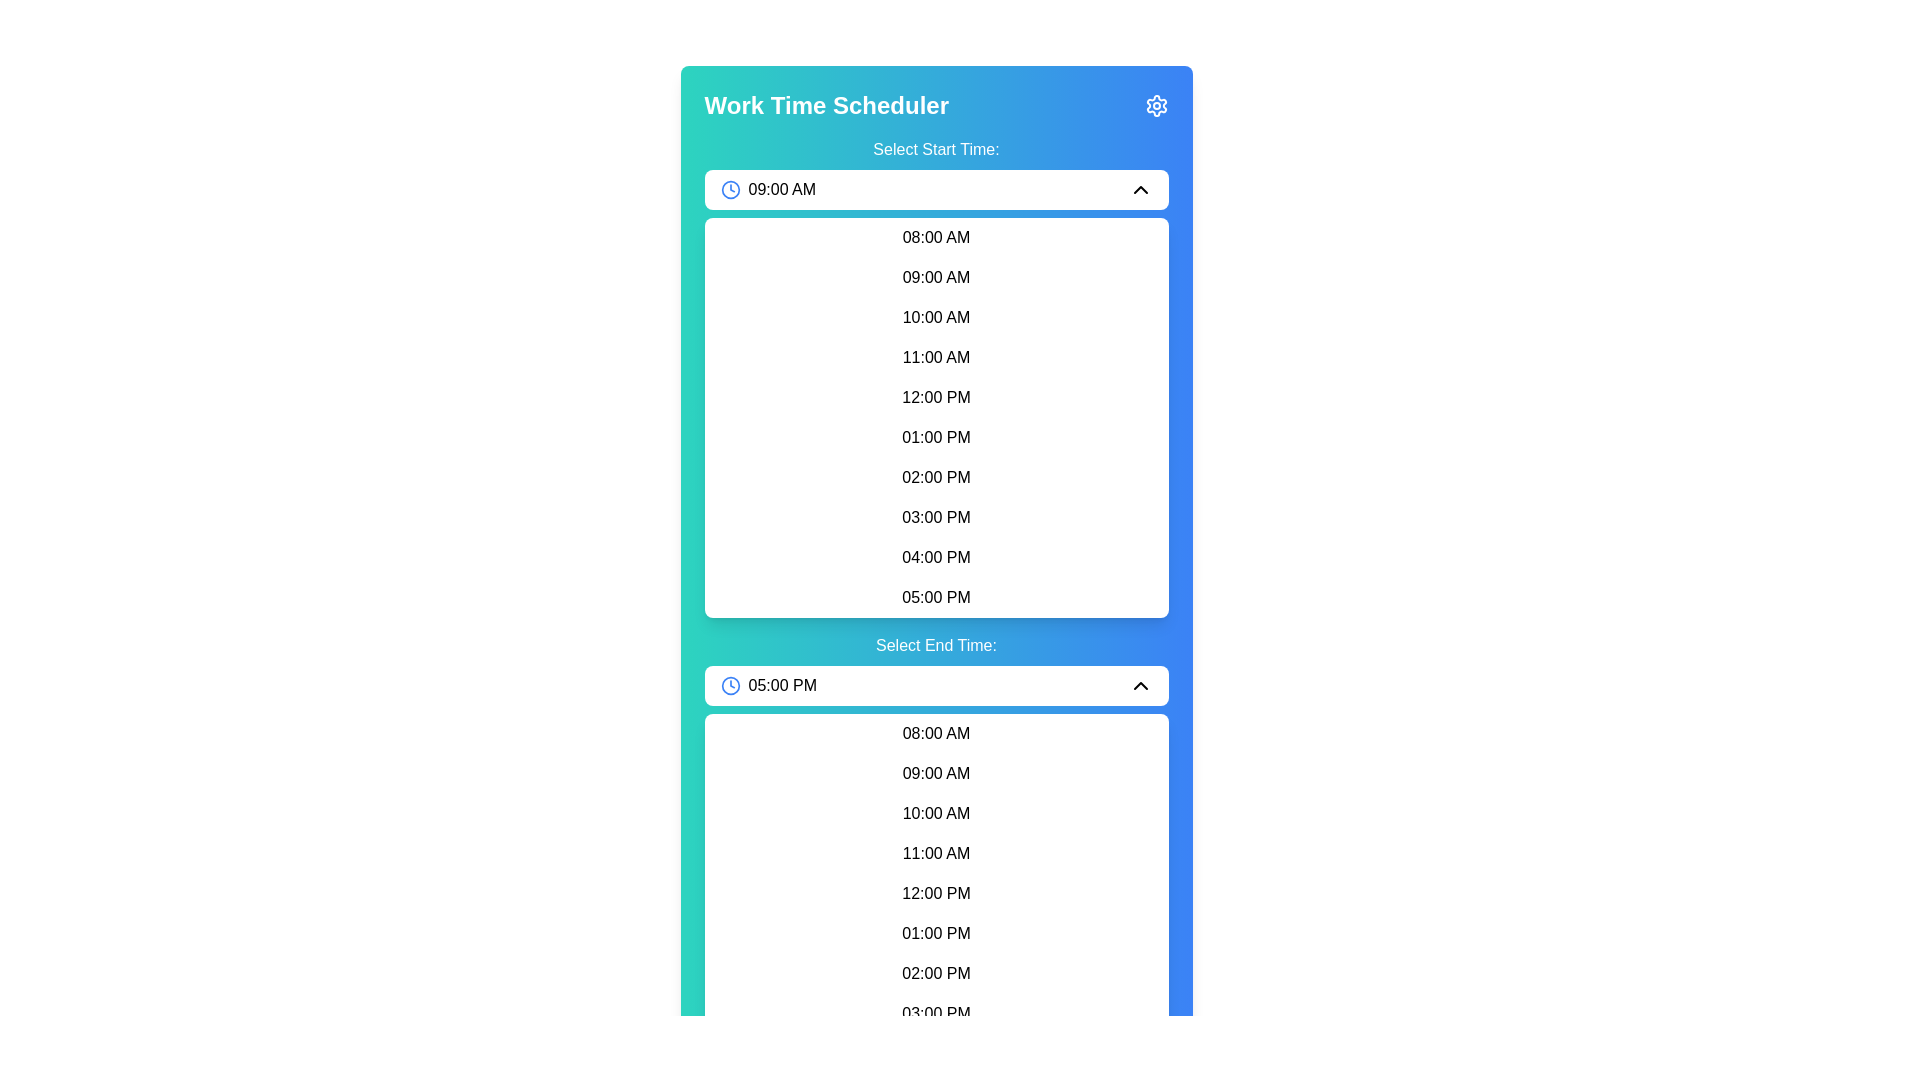 This screenshot has height=1080, width=1920. Describe the element at coordinates (935, 397) in the screenshot. I see `the text label displaying '12:00 PM'` at that location.